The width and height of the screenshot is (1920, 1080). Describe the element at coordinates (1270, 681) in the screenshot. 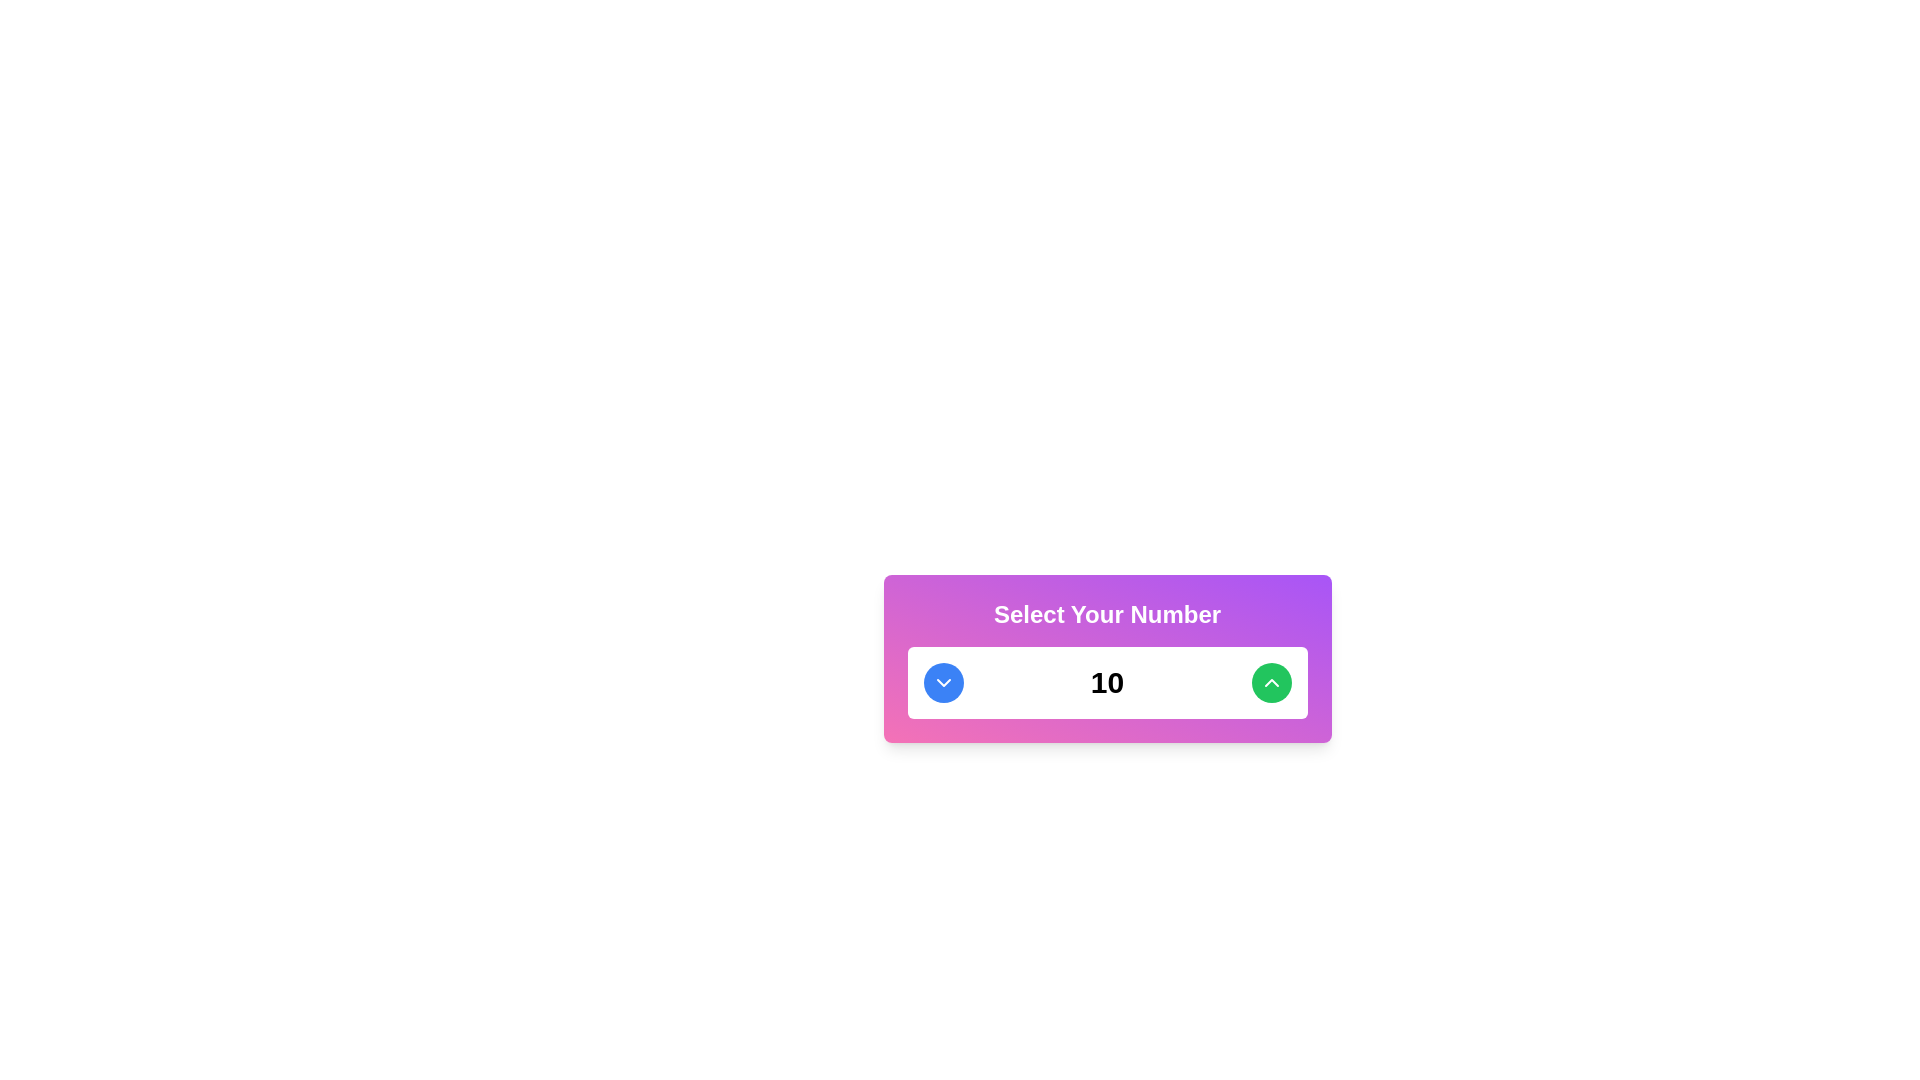

I see `upward-pointing chevron icon within the circular green button located on the right-hand side of the interface for accessibility purposes` at that location.